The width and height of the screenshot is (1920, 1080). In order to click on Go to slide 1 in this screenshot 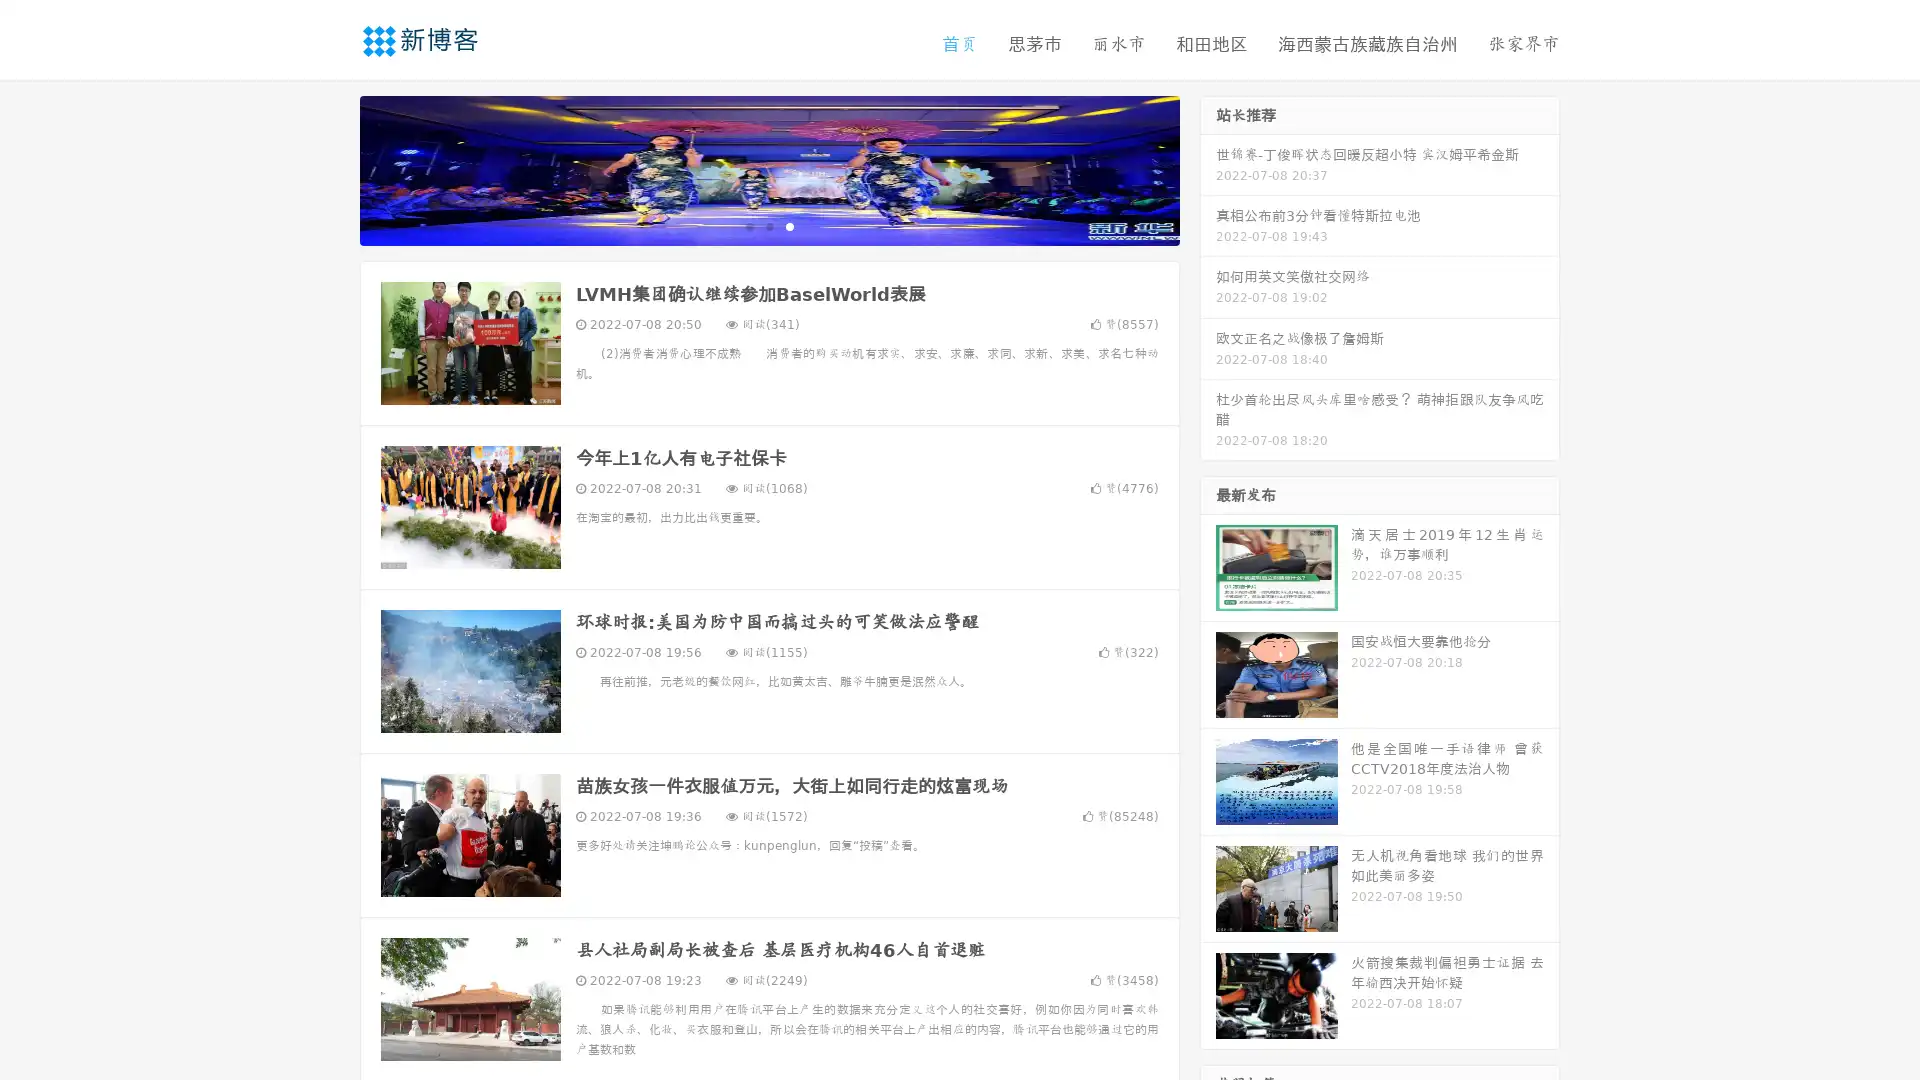, I will do `click(748, 225)`.